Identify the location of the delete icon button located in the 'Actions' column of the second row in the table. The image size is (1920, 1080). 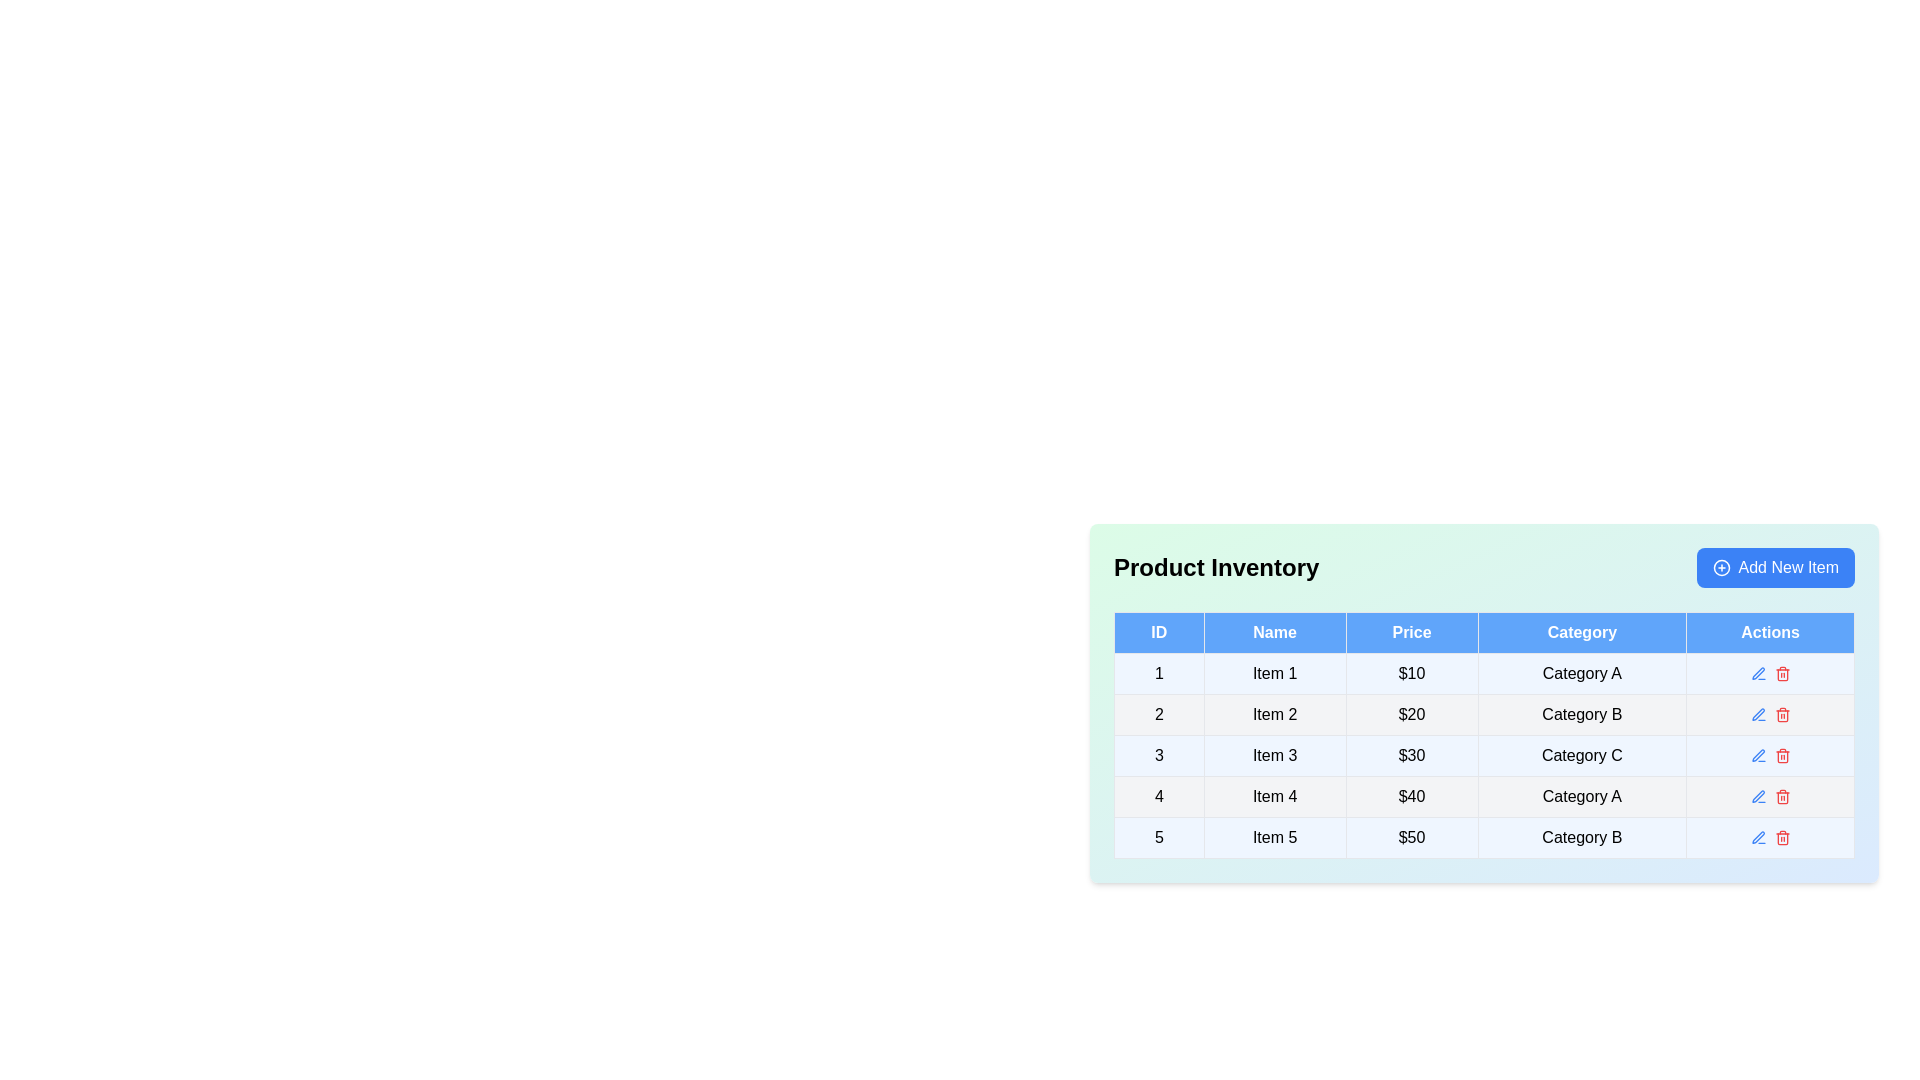
(1782, 713).